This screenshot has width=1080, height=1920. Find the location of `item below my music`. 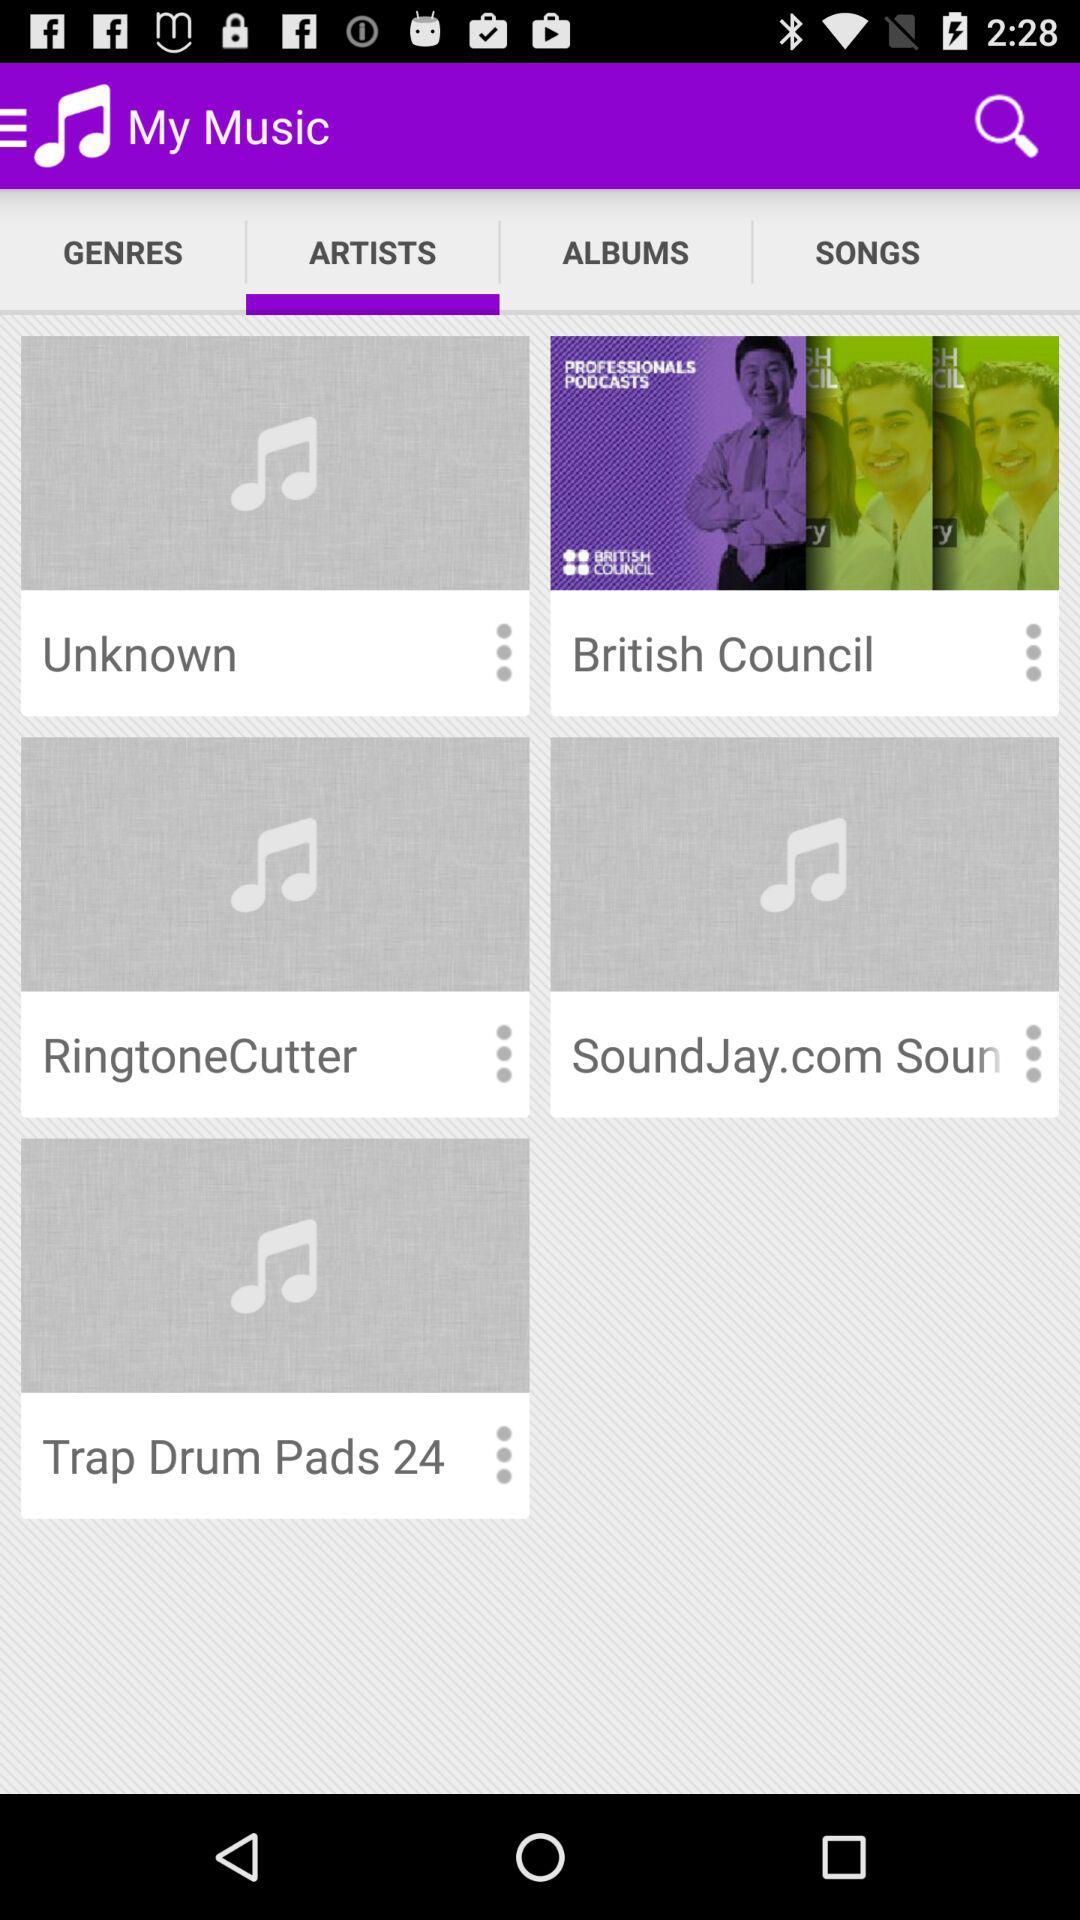

item below my music is located at coordinates (372, 251).